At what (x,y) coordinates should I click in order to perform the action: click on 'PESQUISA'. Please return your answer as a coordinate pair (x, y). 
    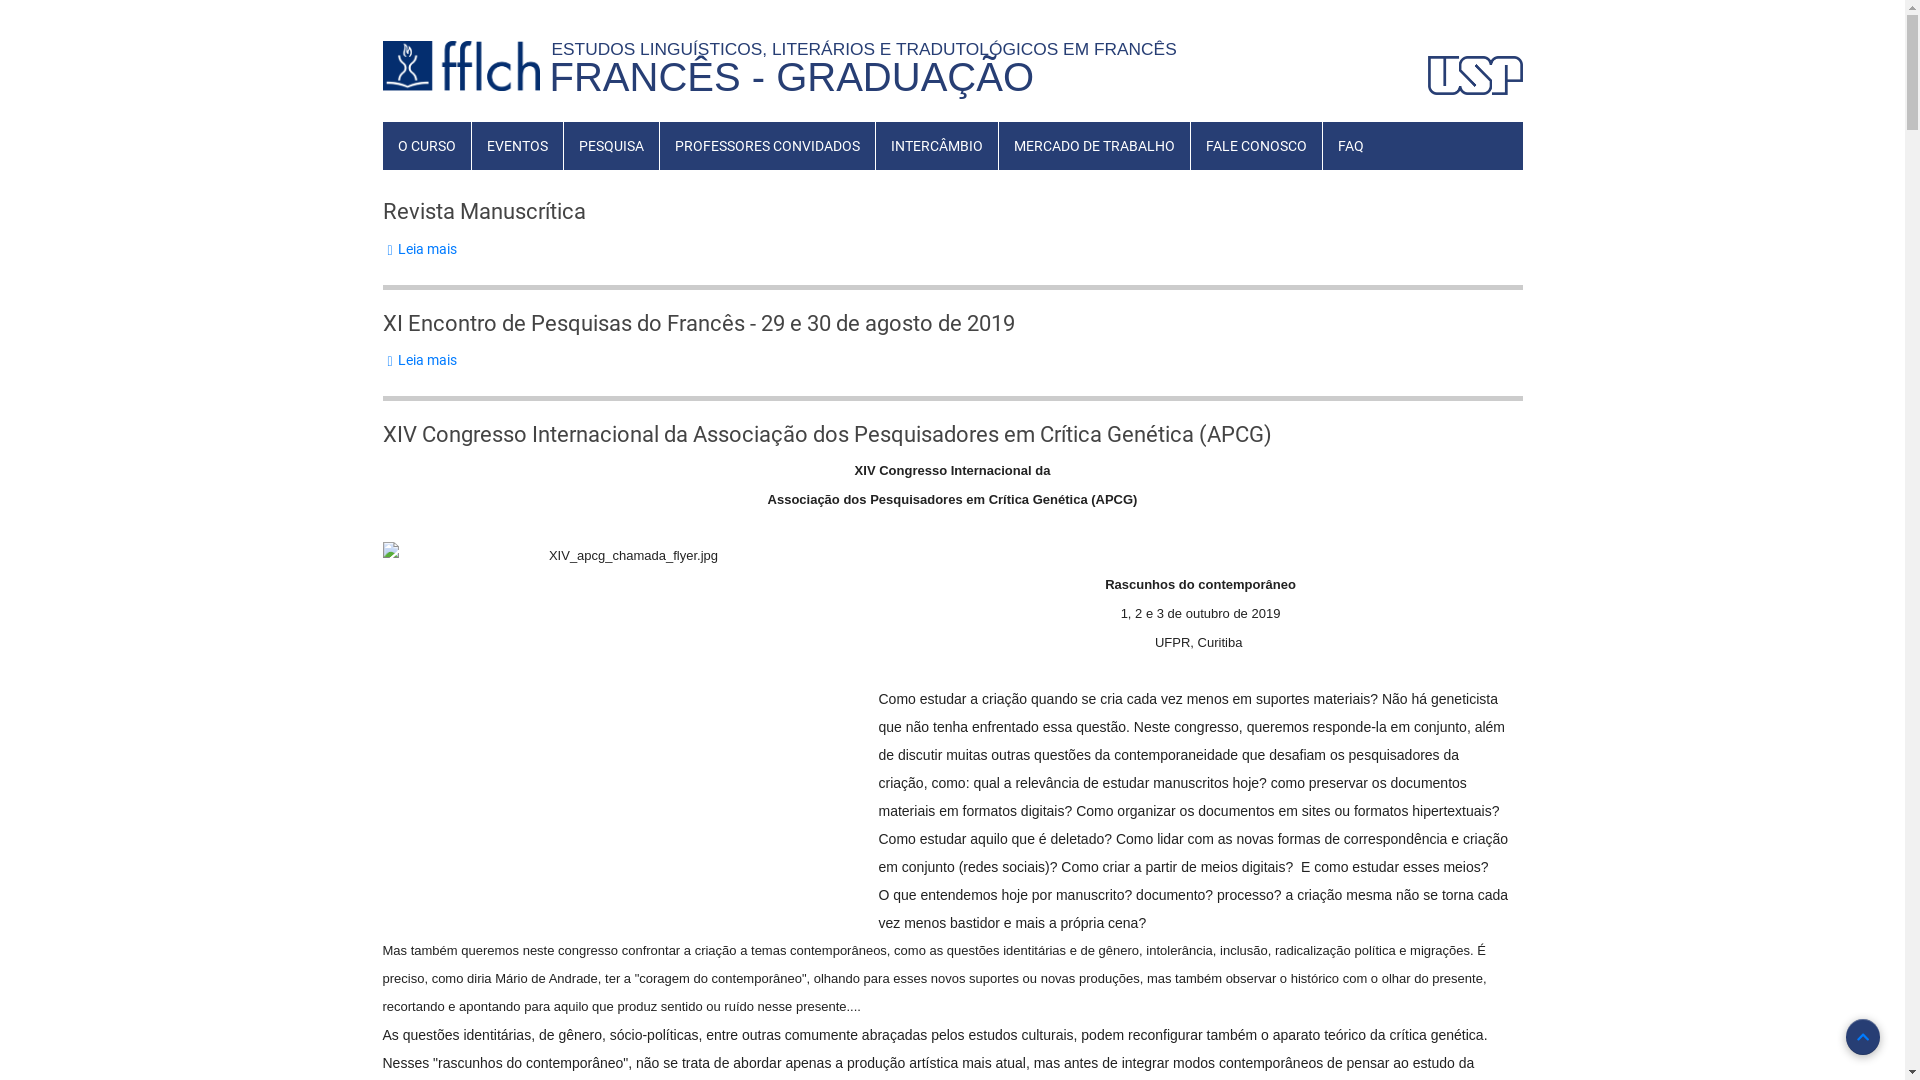
    Looking at the image, I should click on (610, 145).